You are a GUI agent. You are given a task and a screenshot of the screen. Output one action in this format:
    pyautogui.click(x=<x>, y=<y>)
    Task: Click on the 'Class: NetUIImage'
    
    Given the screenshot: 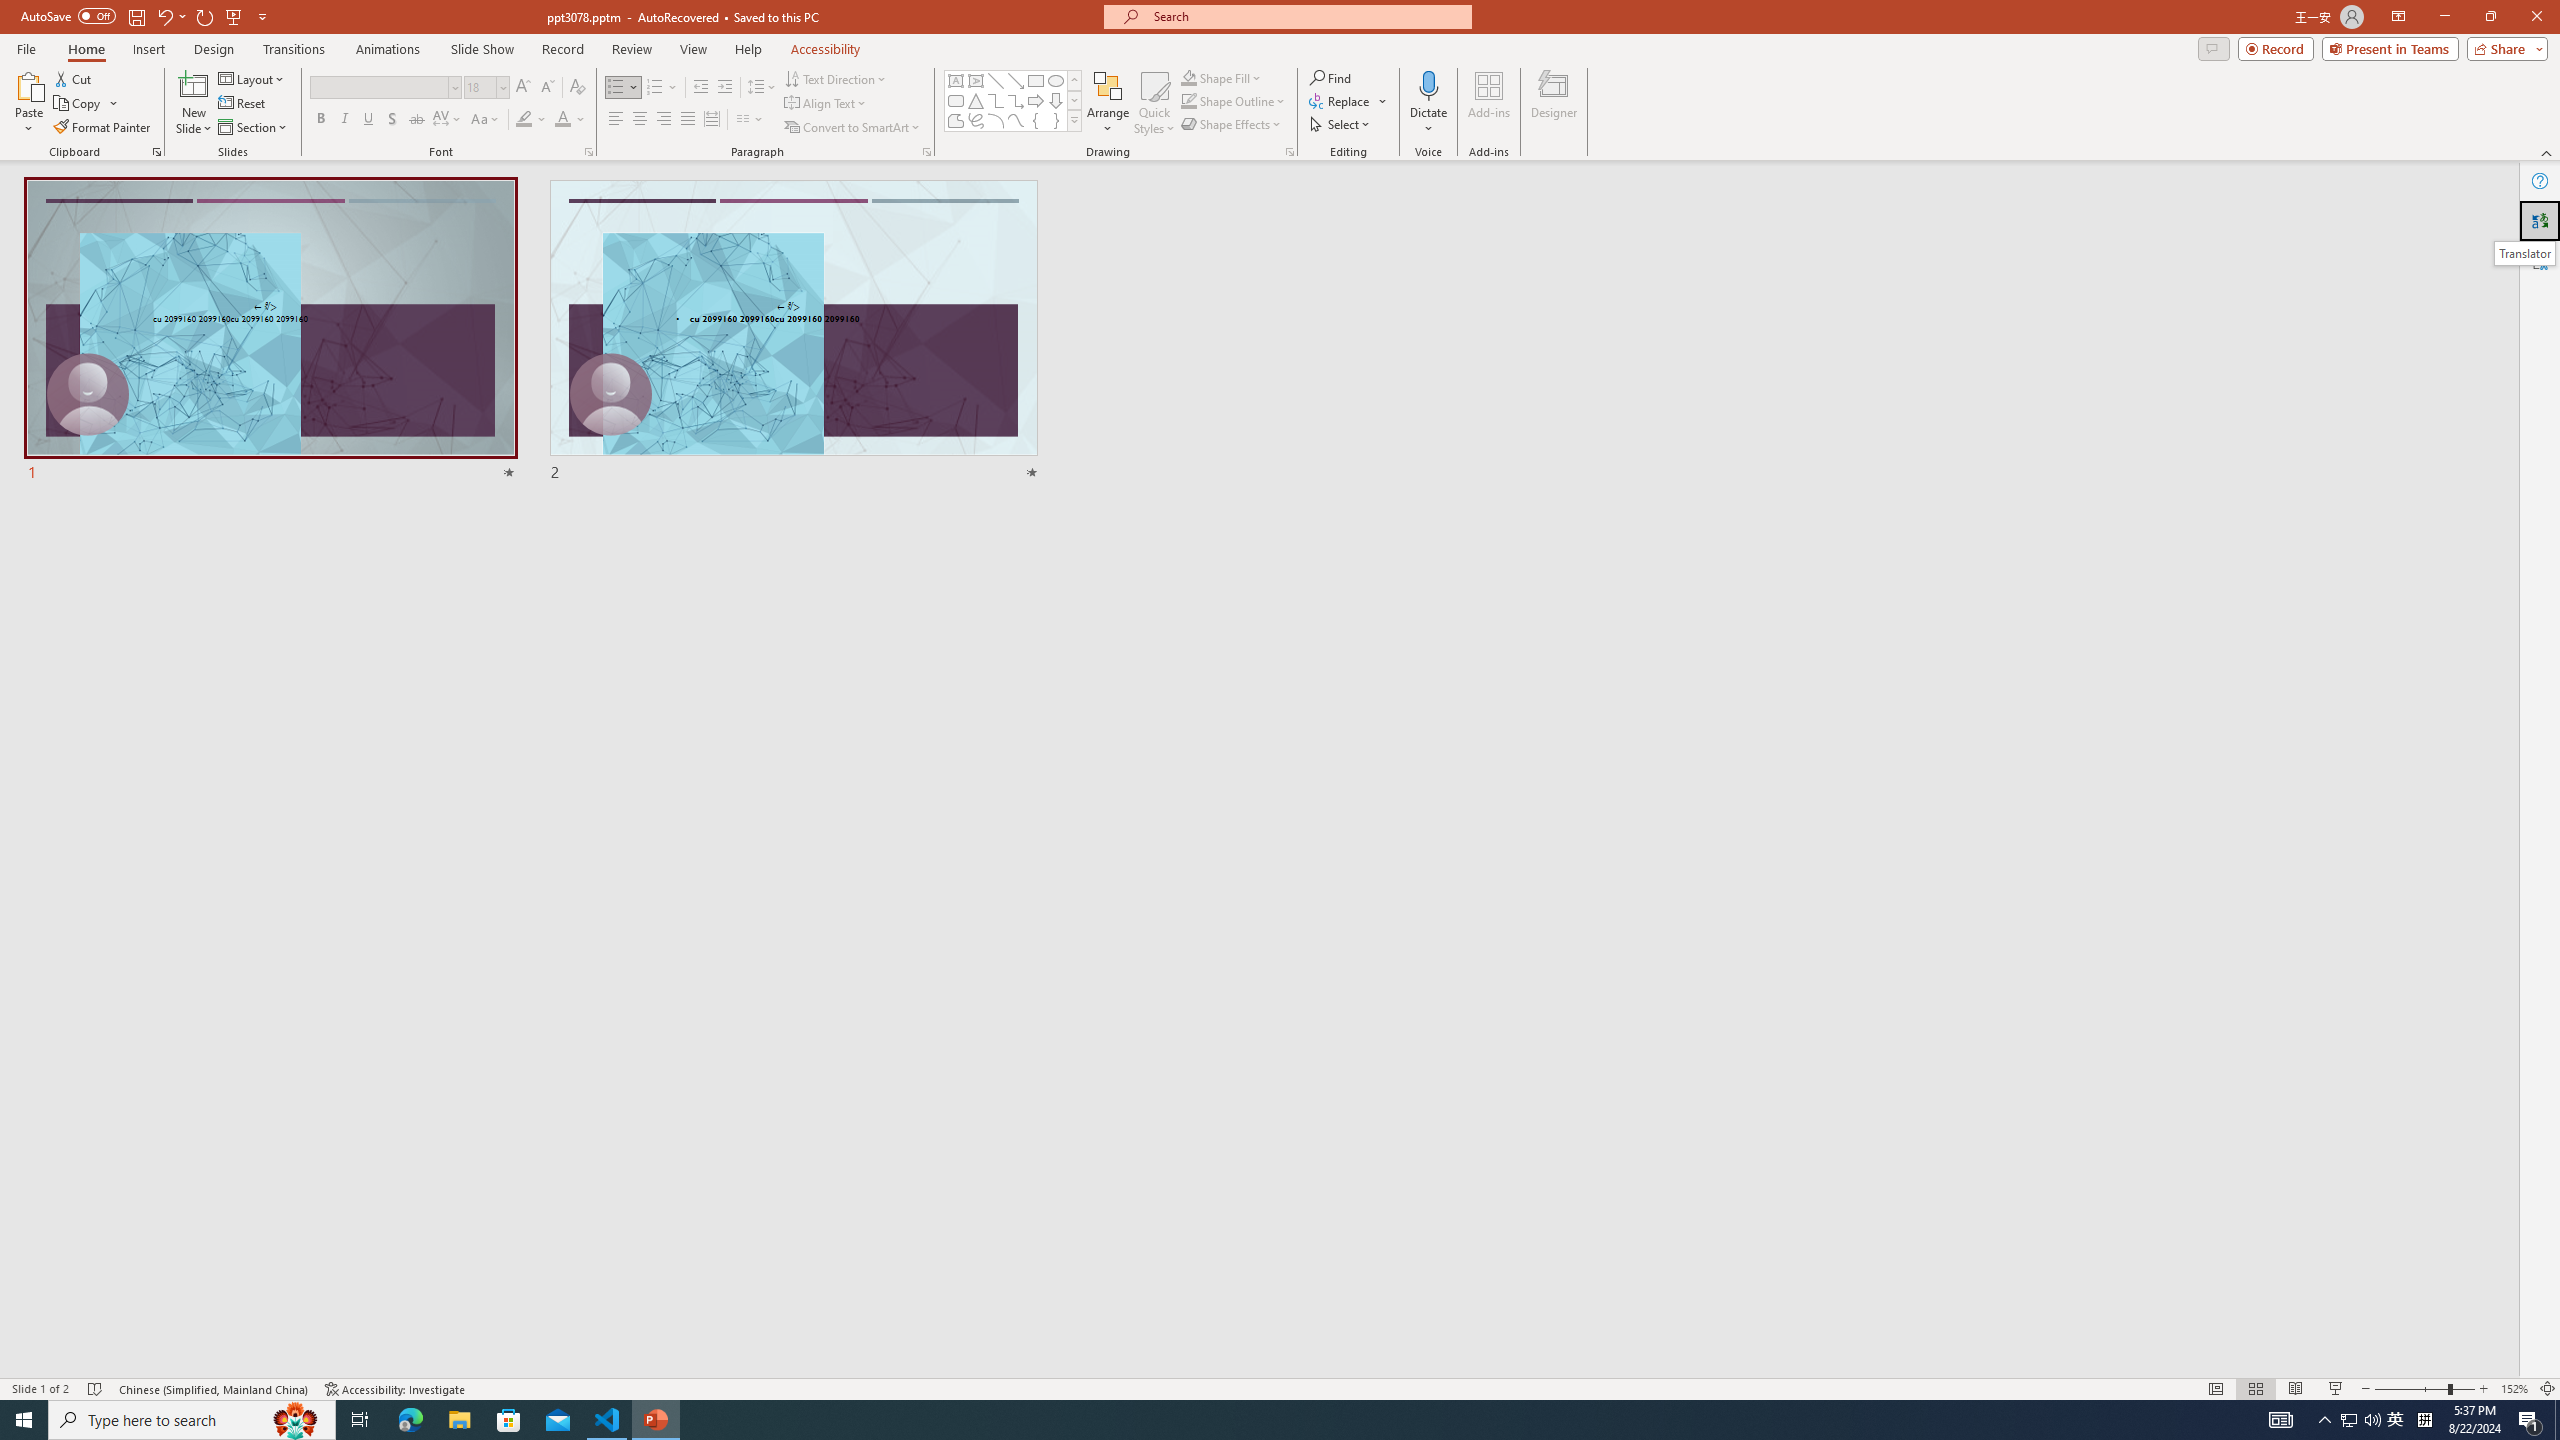 What is the action you would take?
    pyautogui.click(x=1072, y=119)
    